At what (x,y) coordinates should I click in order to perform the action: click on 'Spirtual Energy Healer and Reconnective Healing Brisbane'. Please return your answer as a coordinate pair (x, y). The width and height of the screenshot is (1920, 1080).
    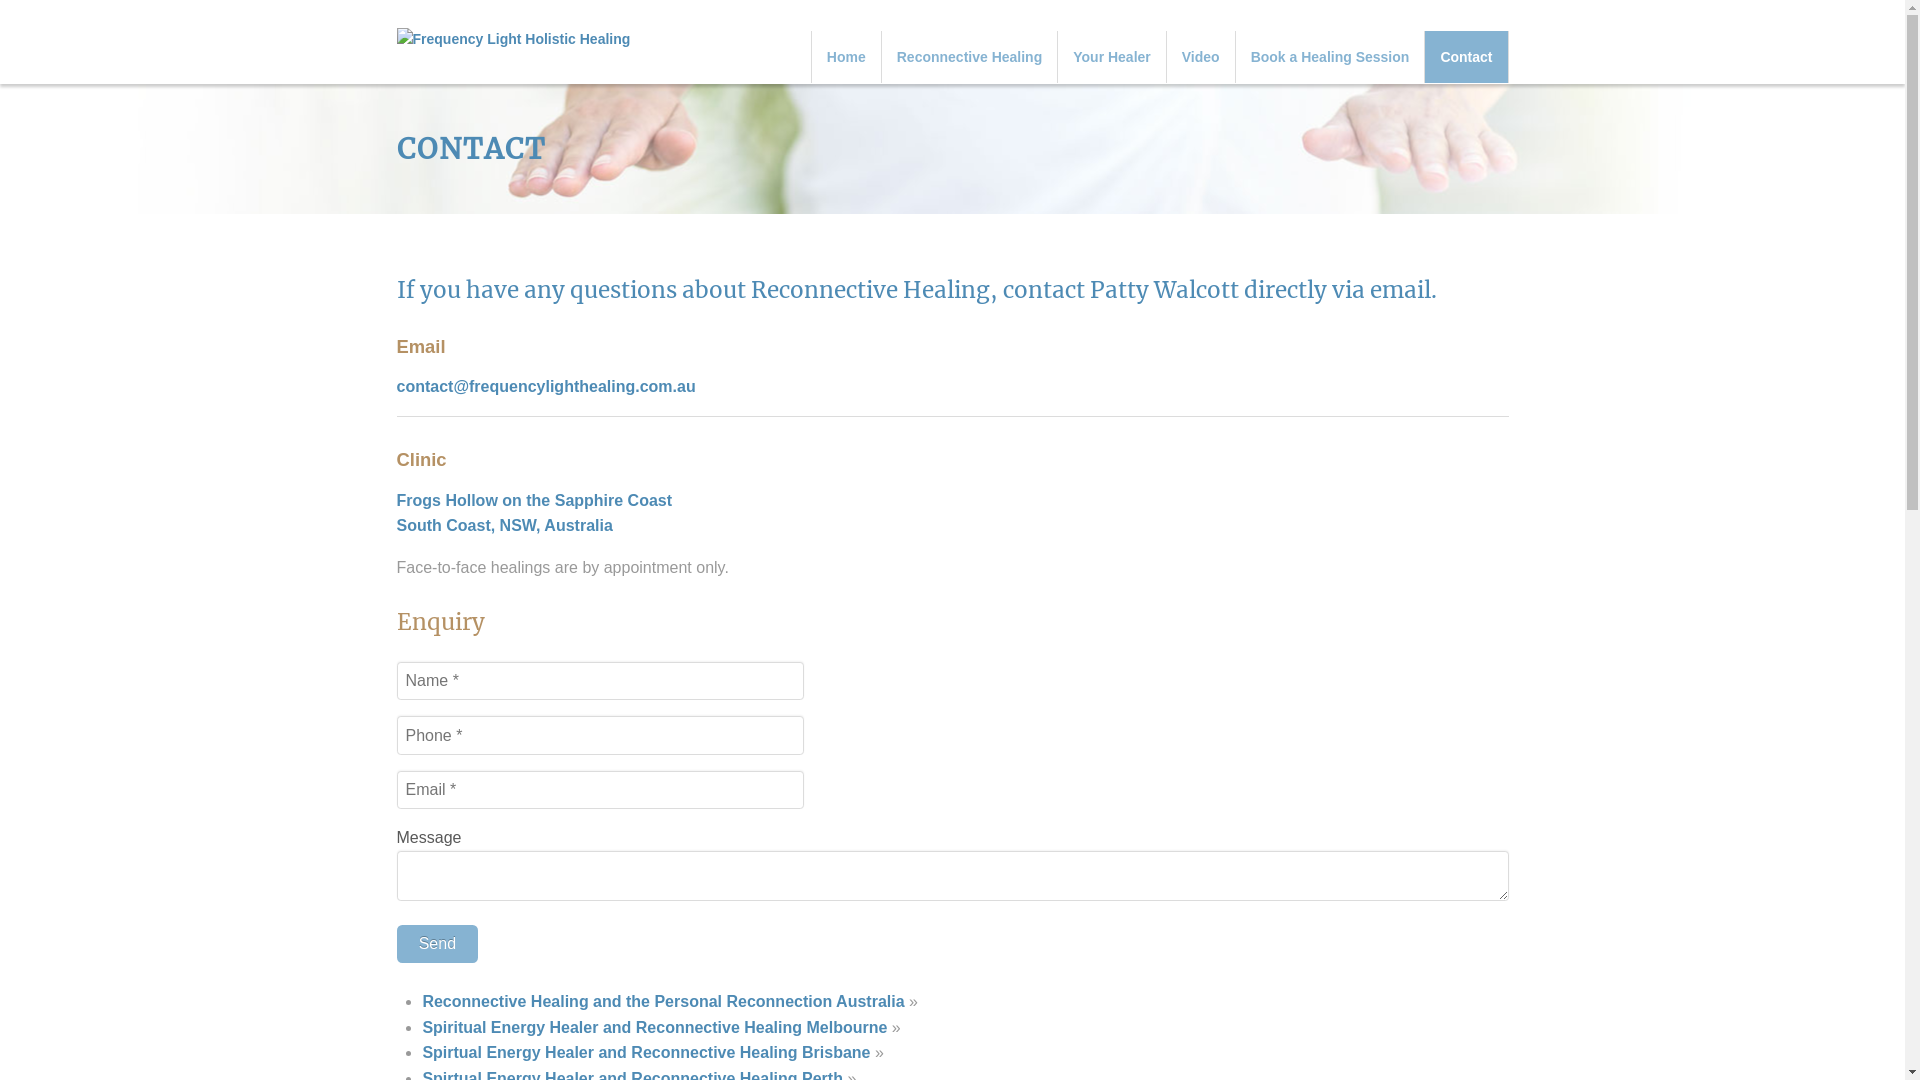
    Looking at the image, I should click on (646, 1051).